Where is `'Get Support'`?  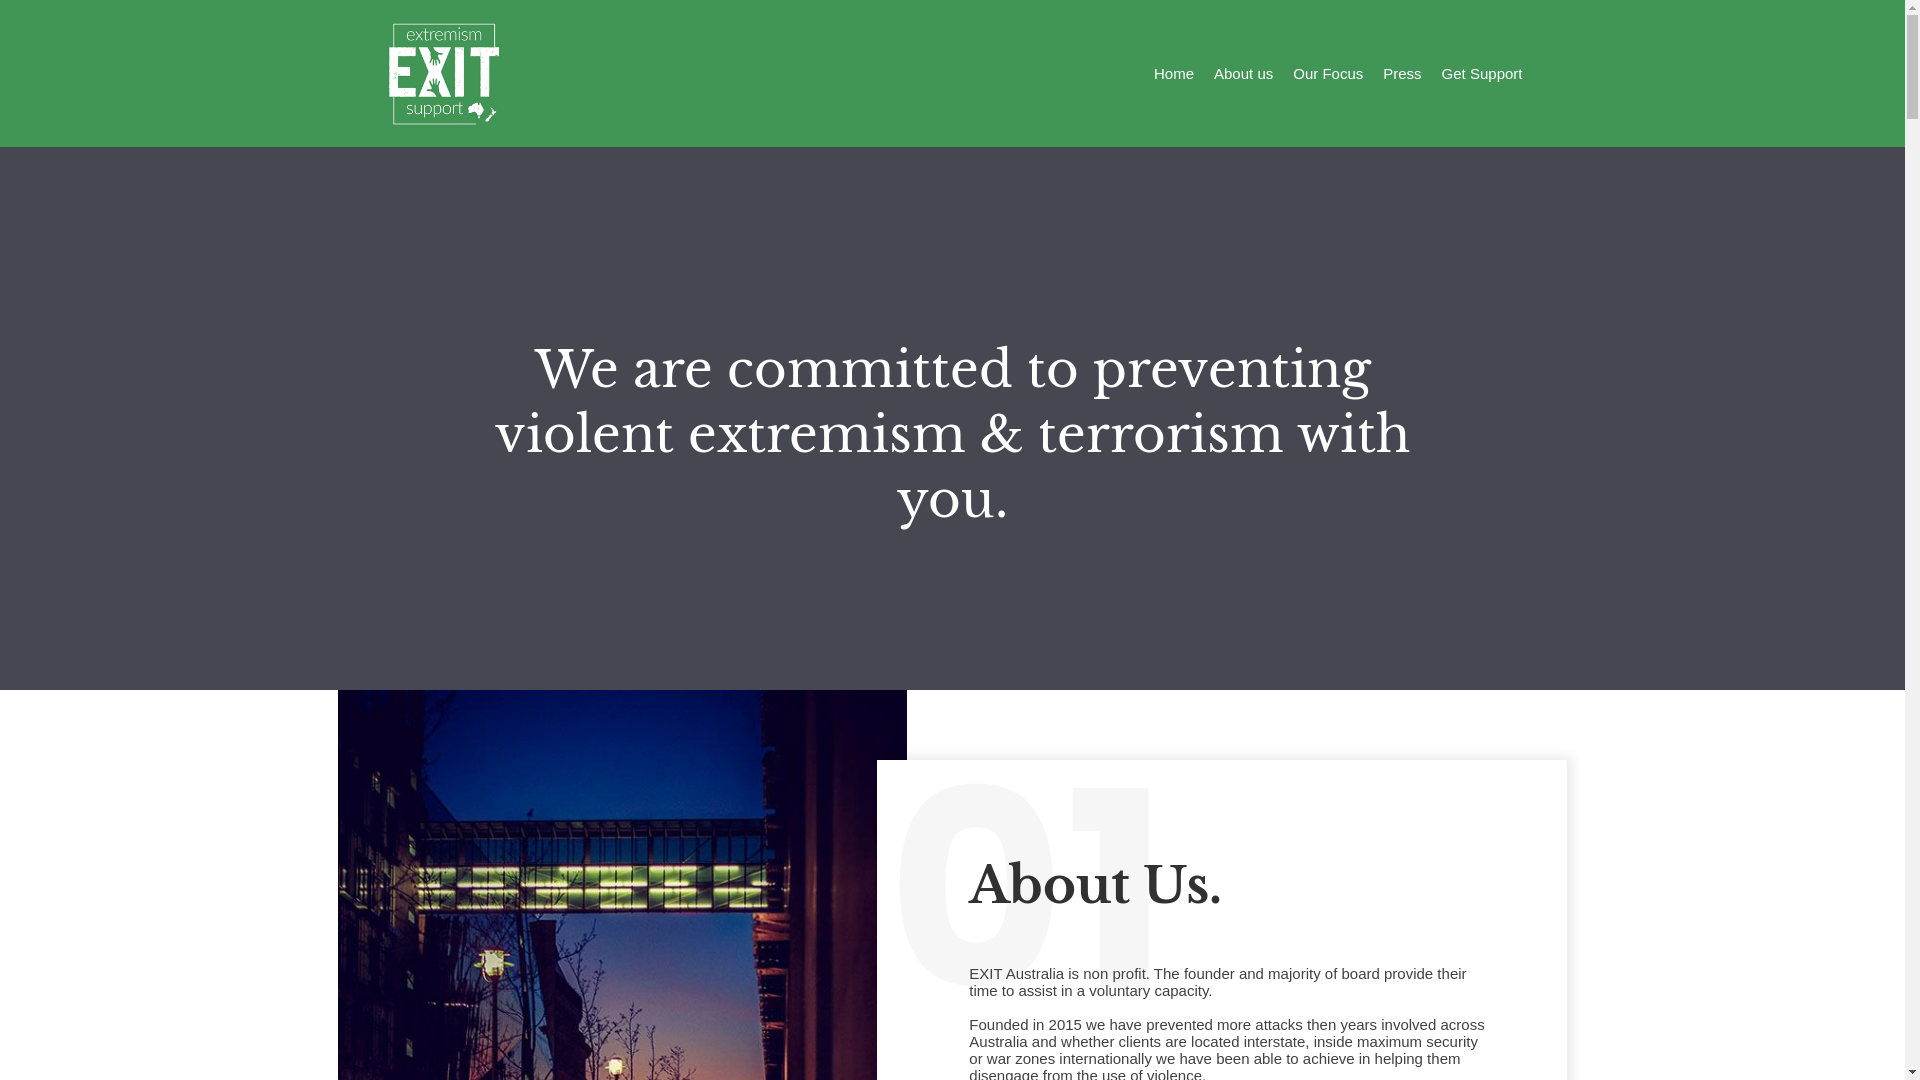
'Get Support' is located at coordinates (1441, 72).